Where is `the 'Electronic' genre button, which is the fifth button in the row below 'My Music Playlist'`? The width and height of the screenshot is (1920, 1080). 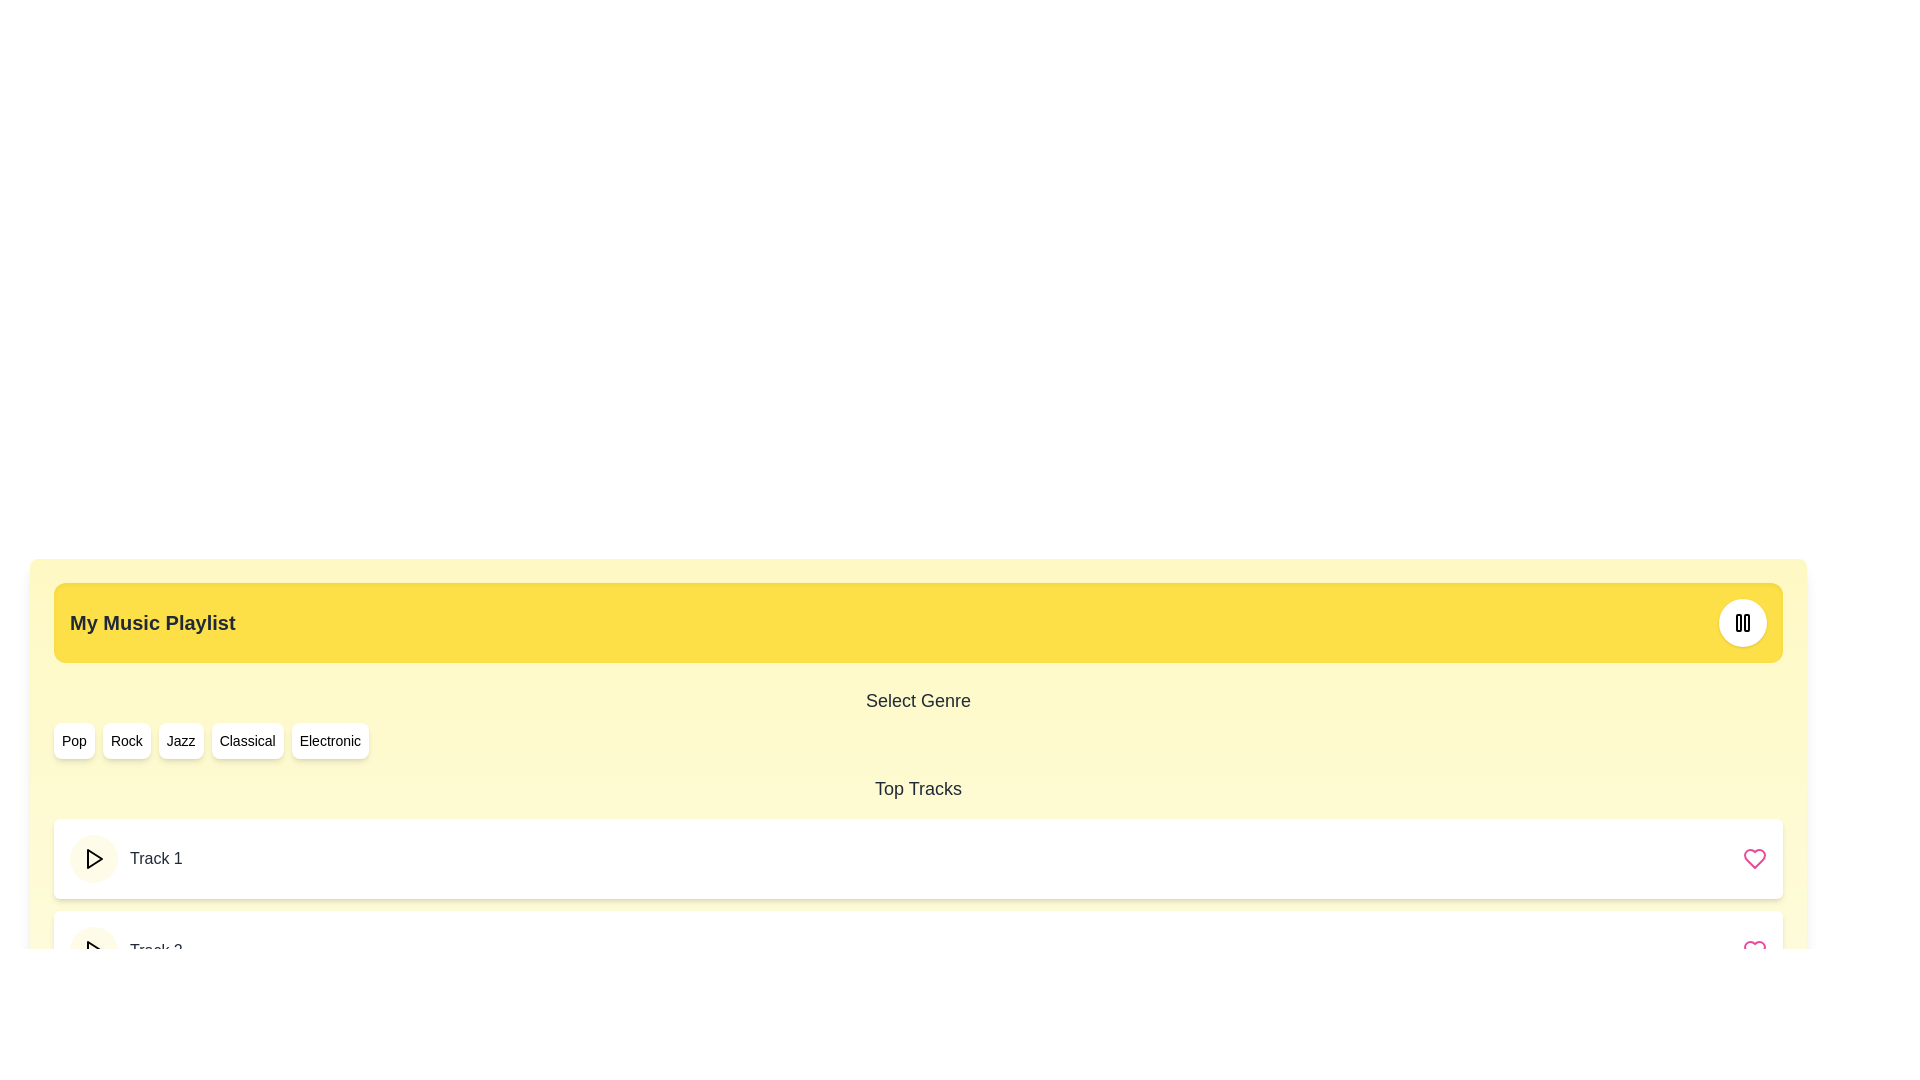
the 'Electronic' genre button, which is the fifth button in the row below 'My Music Playlist' is located at coordinates (330, 740).